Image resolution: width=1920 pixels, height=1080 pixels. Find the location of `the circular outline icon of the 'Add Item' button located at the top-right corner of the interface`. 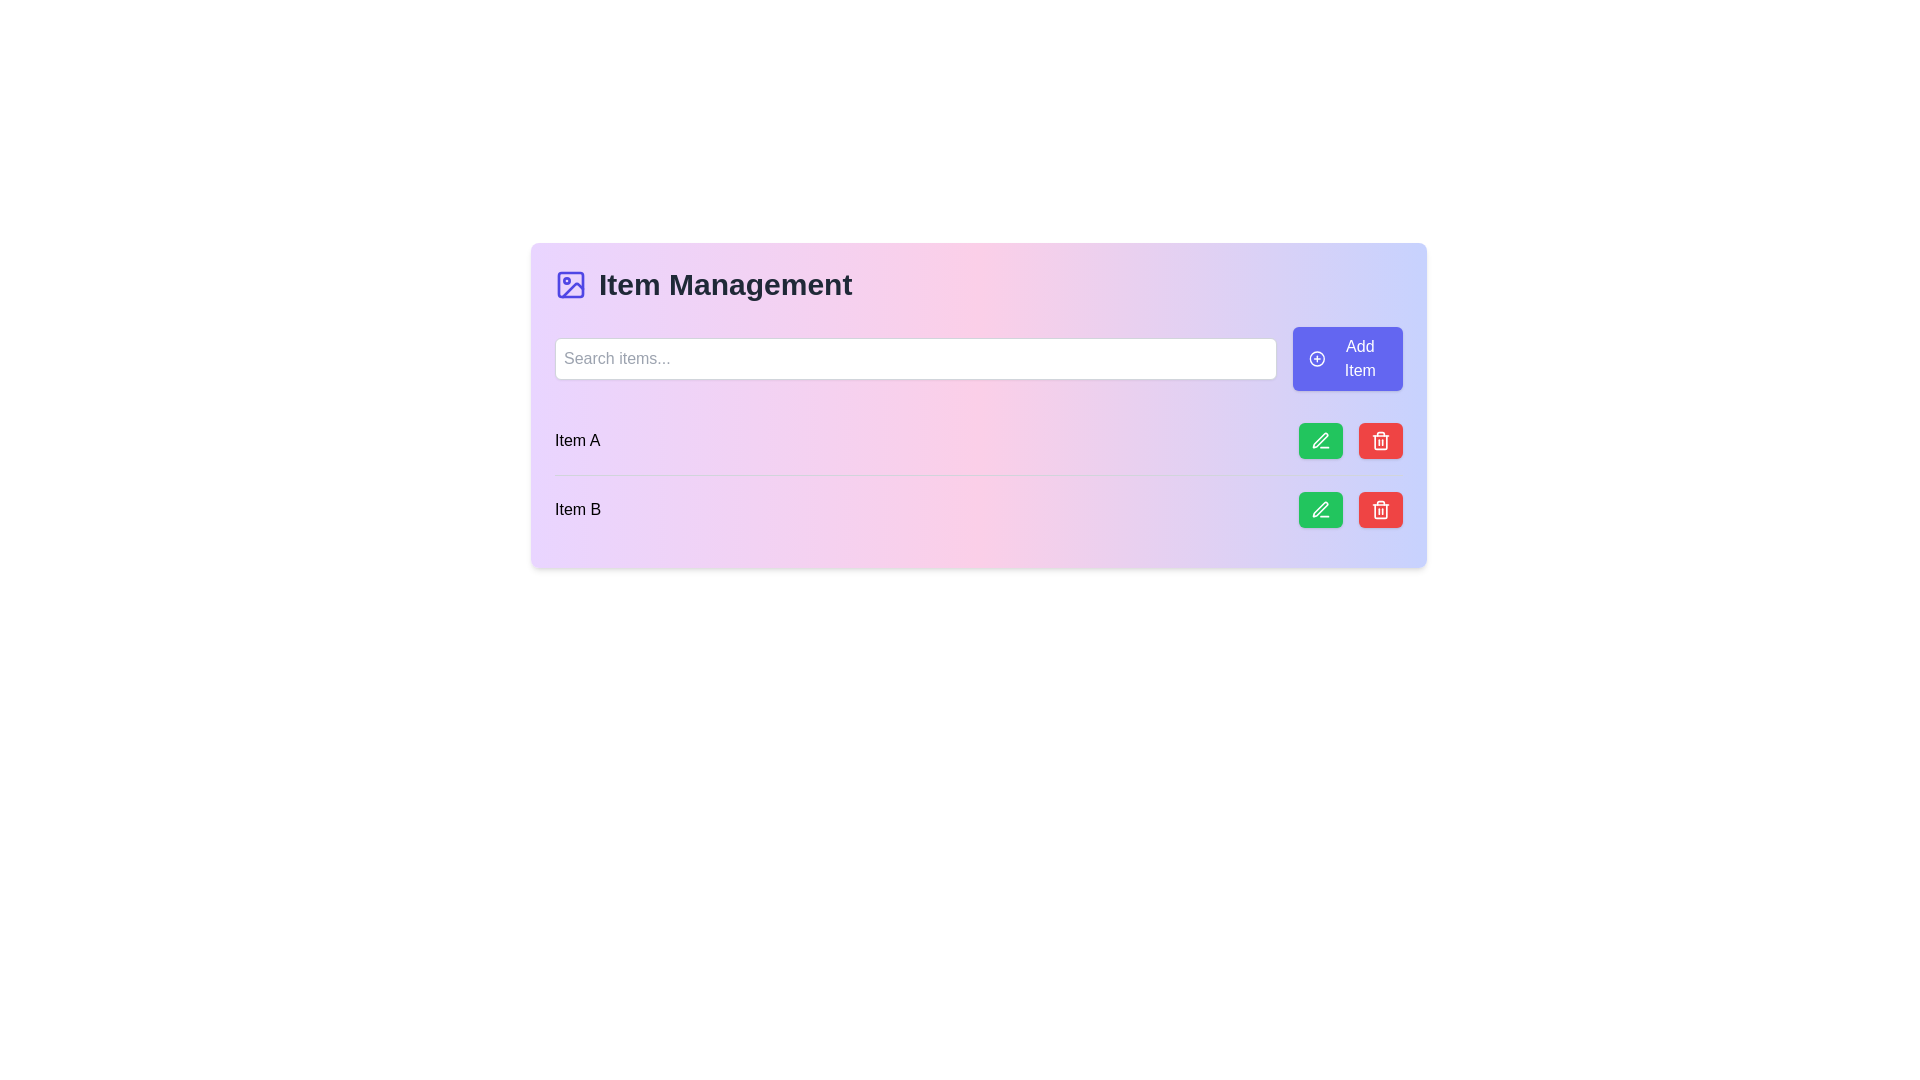

the circular outline icon of the 'Add Item' button located at the top-right corner of the interface is located at coordinates (1317, 357).